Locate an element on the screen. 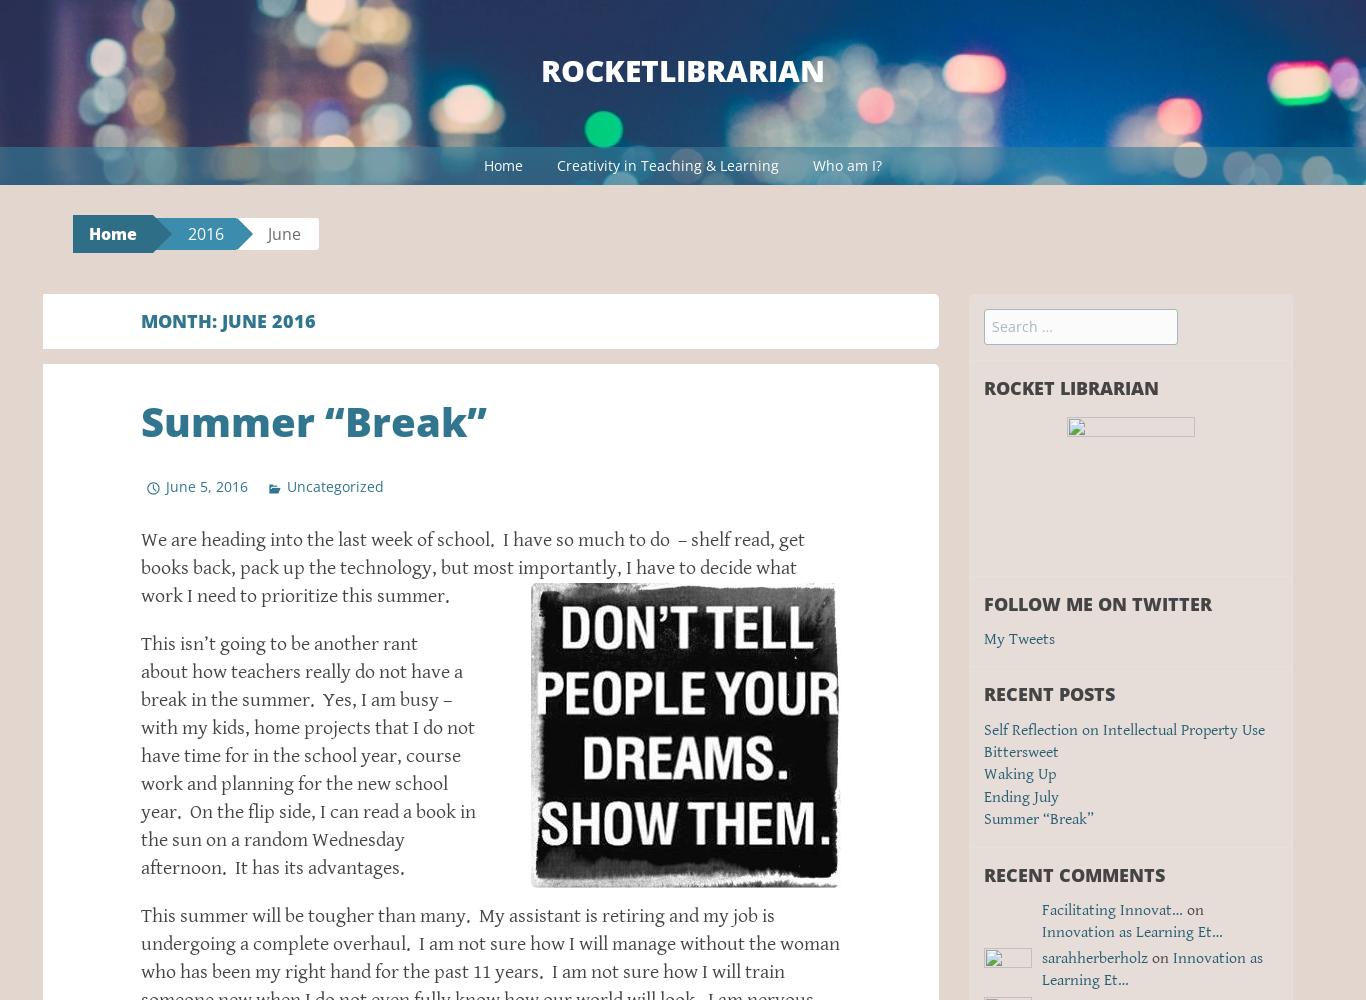 This screenshot has height=1000, width=1366. 'Month:' is located at coordinates (180, 320).